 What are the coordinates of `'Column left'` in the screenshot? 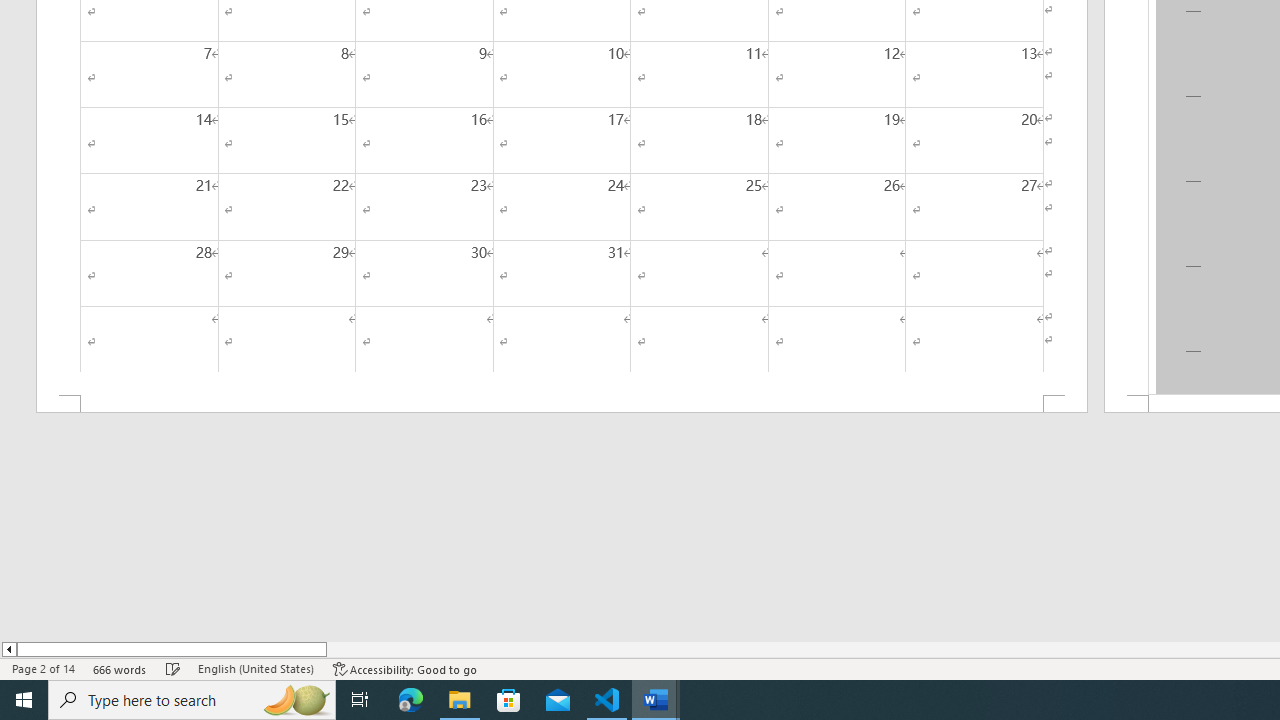 It's located at (8, 649).